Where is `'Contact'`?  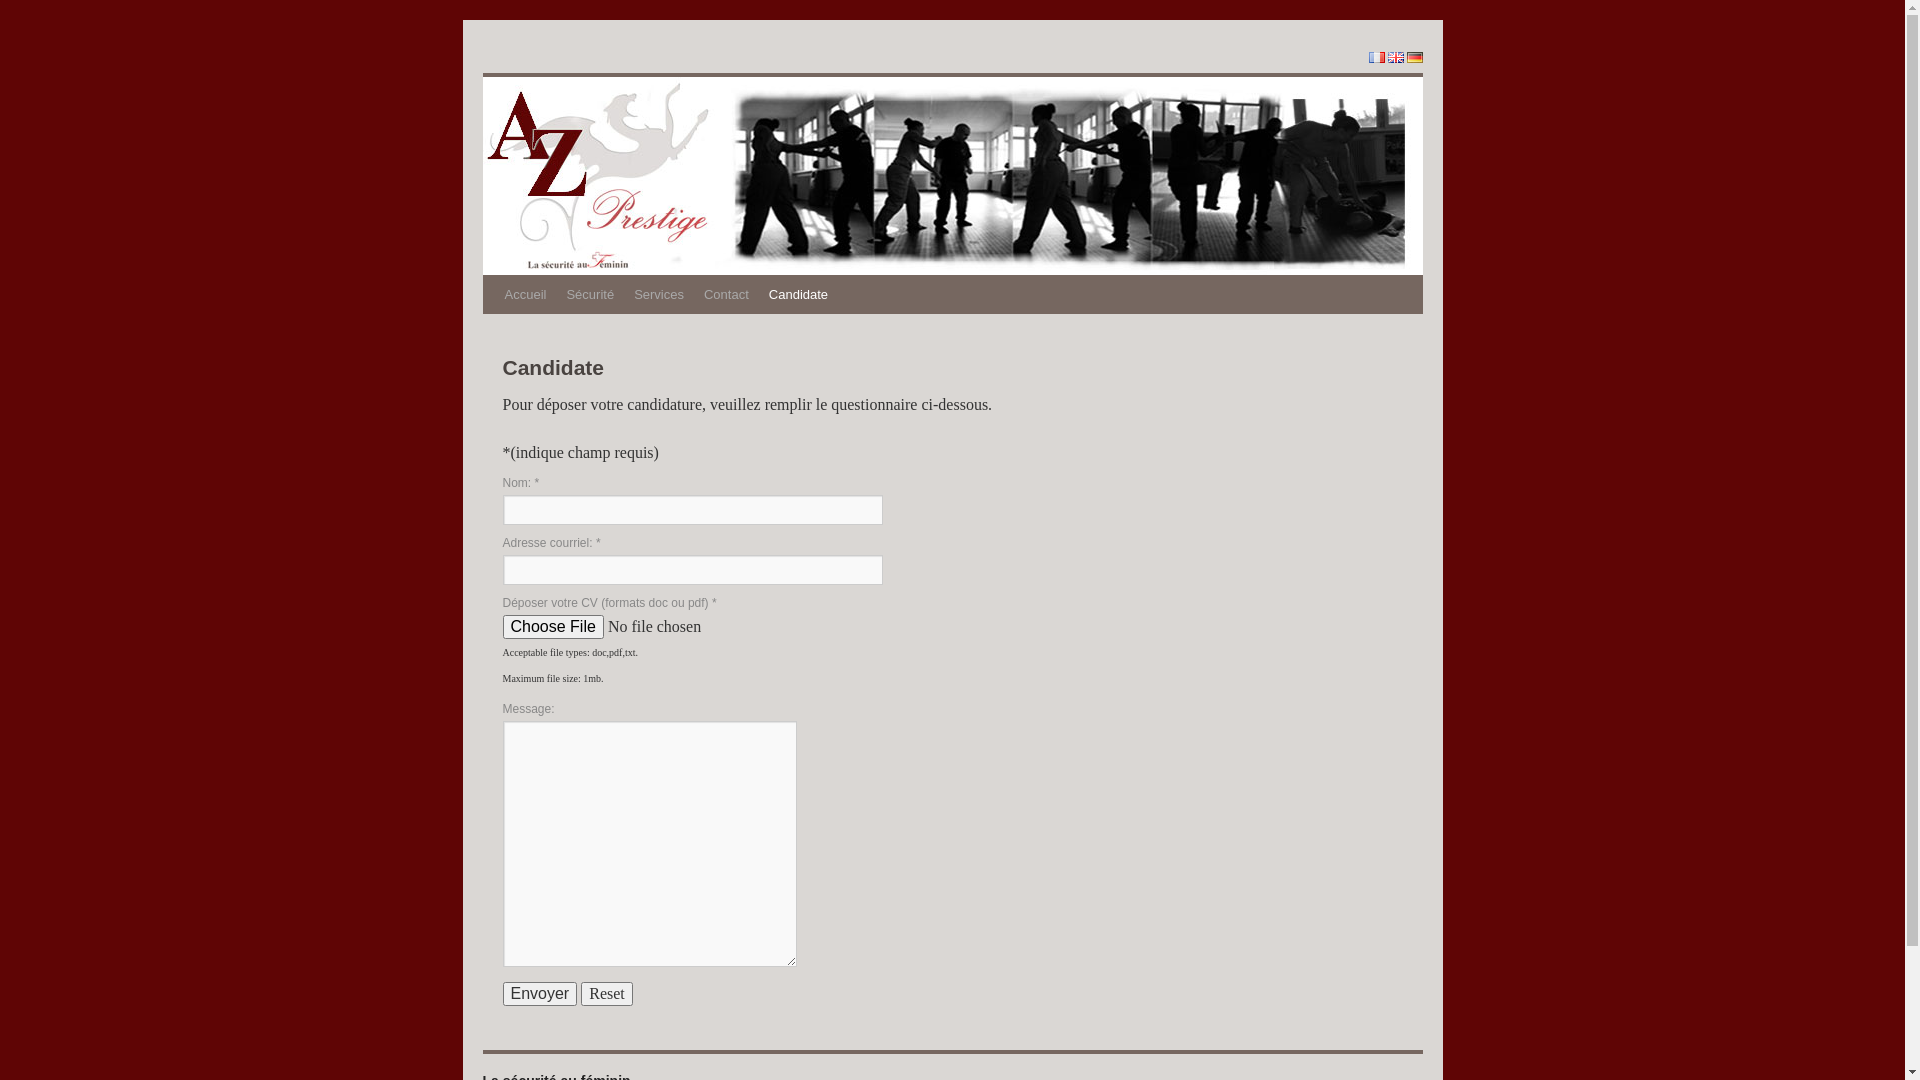 'Contact' is located at coordinates (725, 294).